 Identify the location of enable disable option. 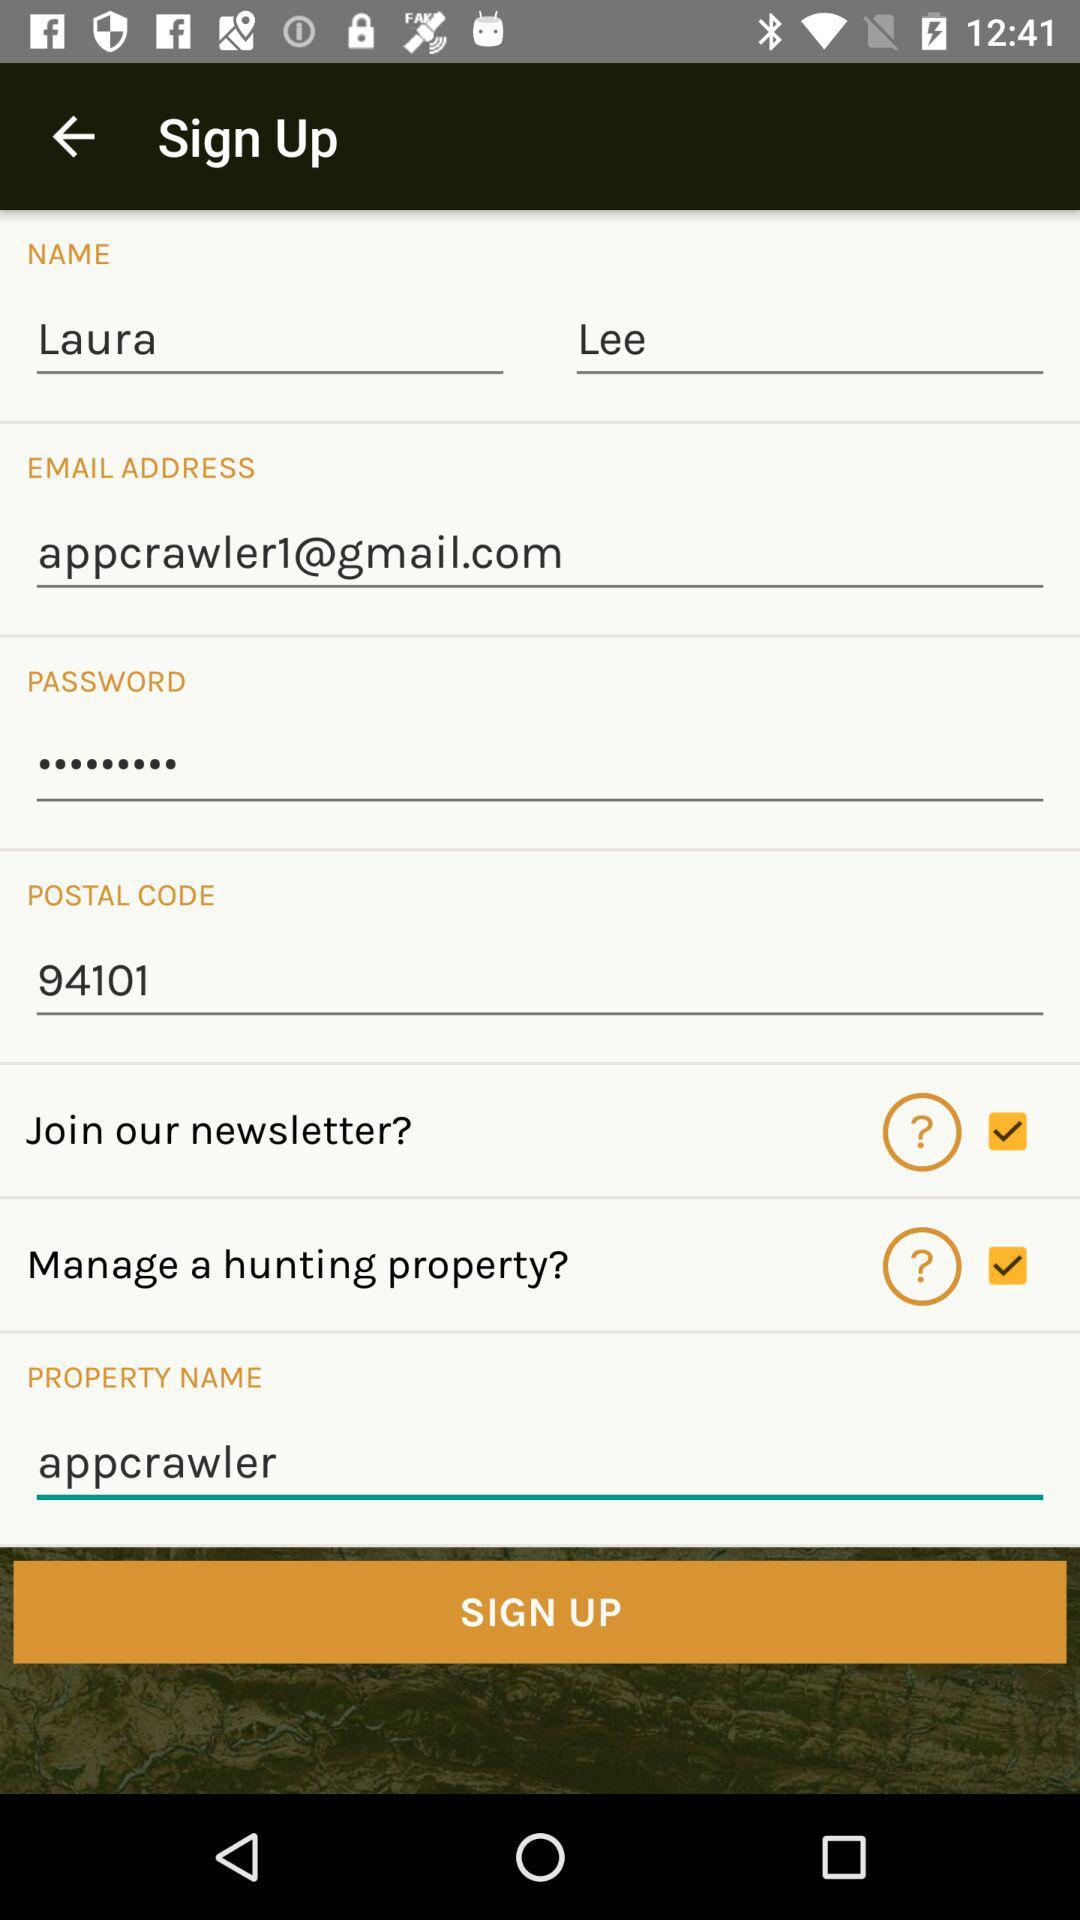
(1033, 1131).